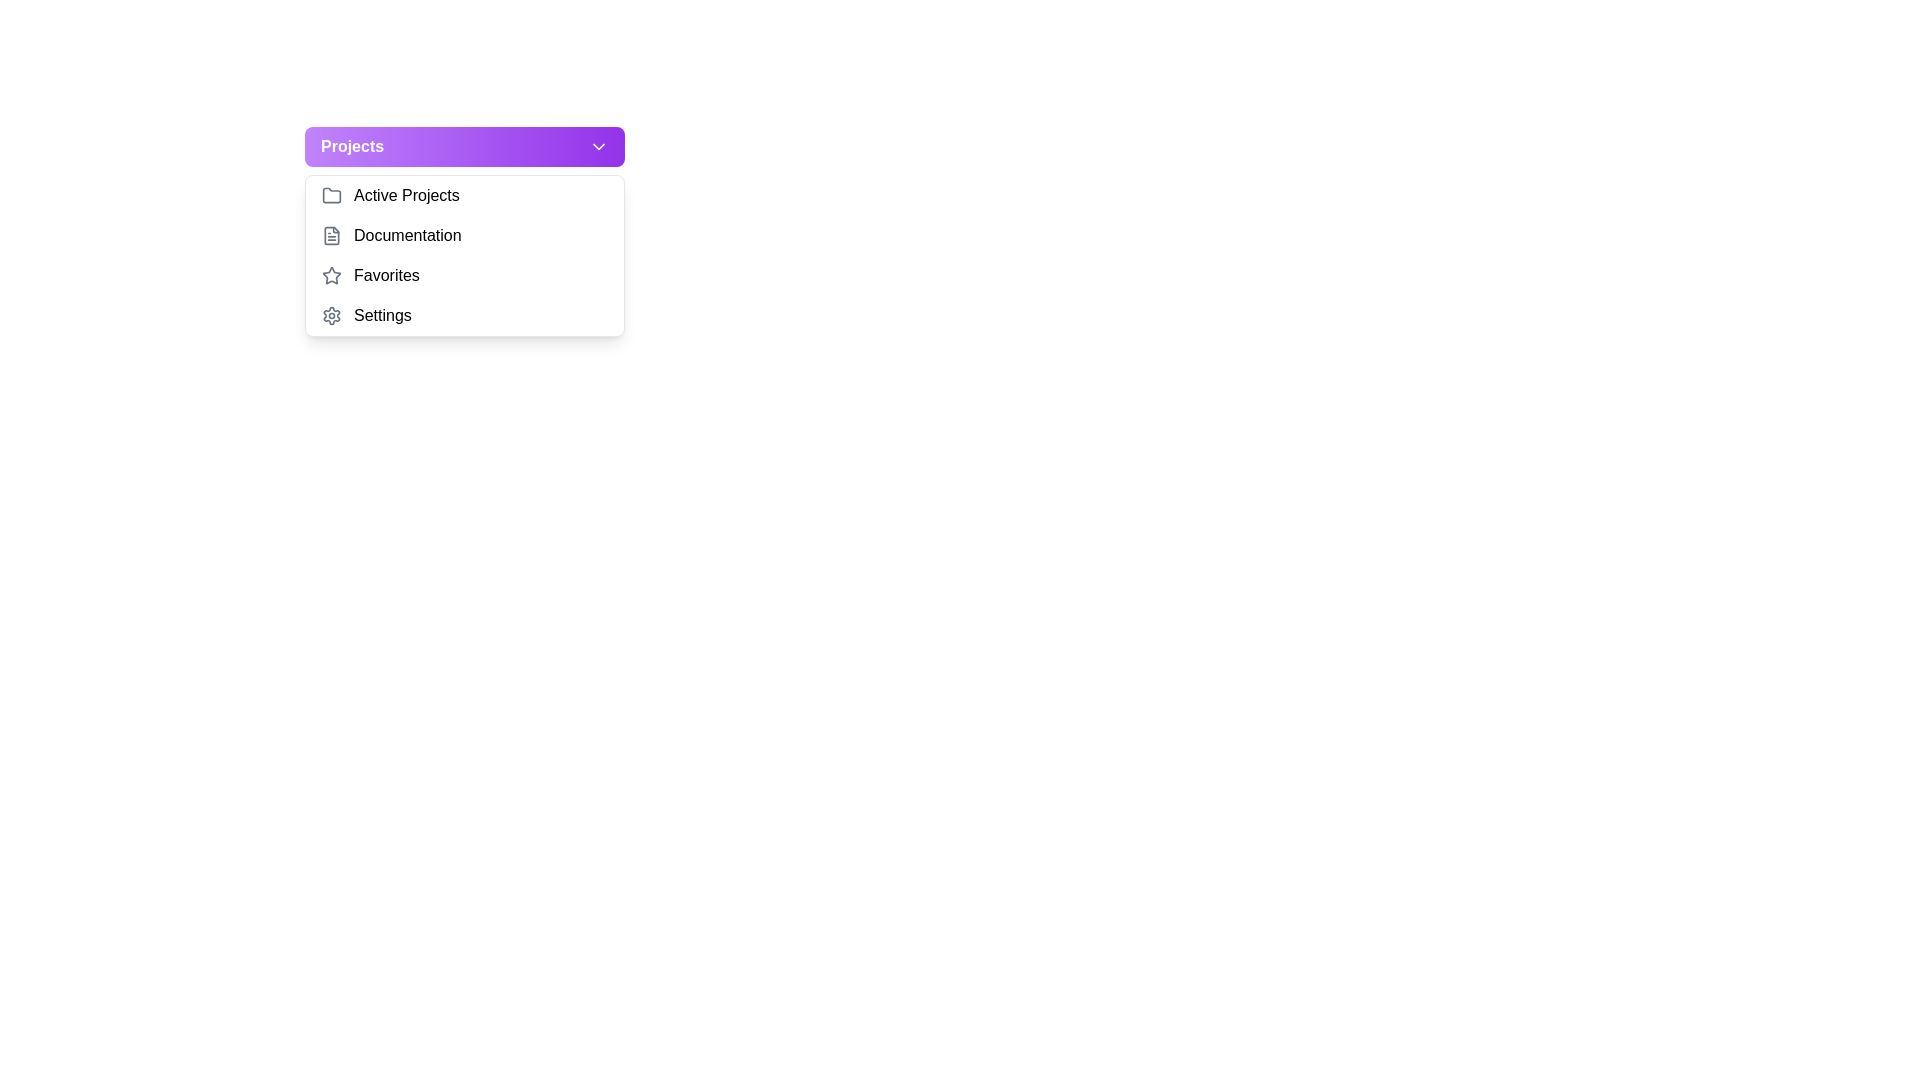  I want to click on the 'Documentation' icon located in the dropdown menu under 'Projects', which is the second item in the list, to provide a visual indication for users, so click(331, 234).